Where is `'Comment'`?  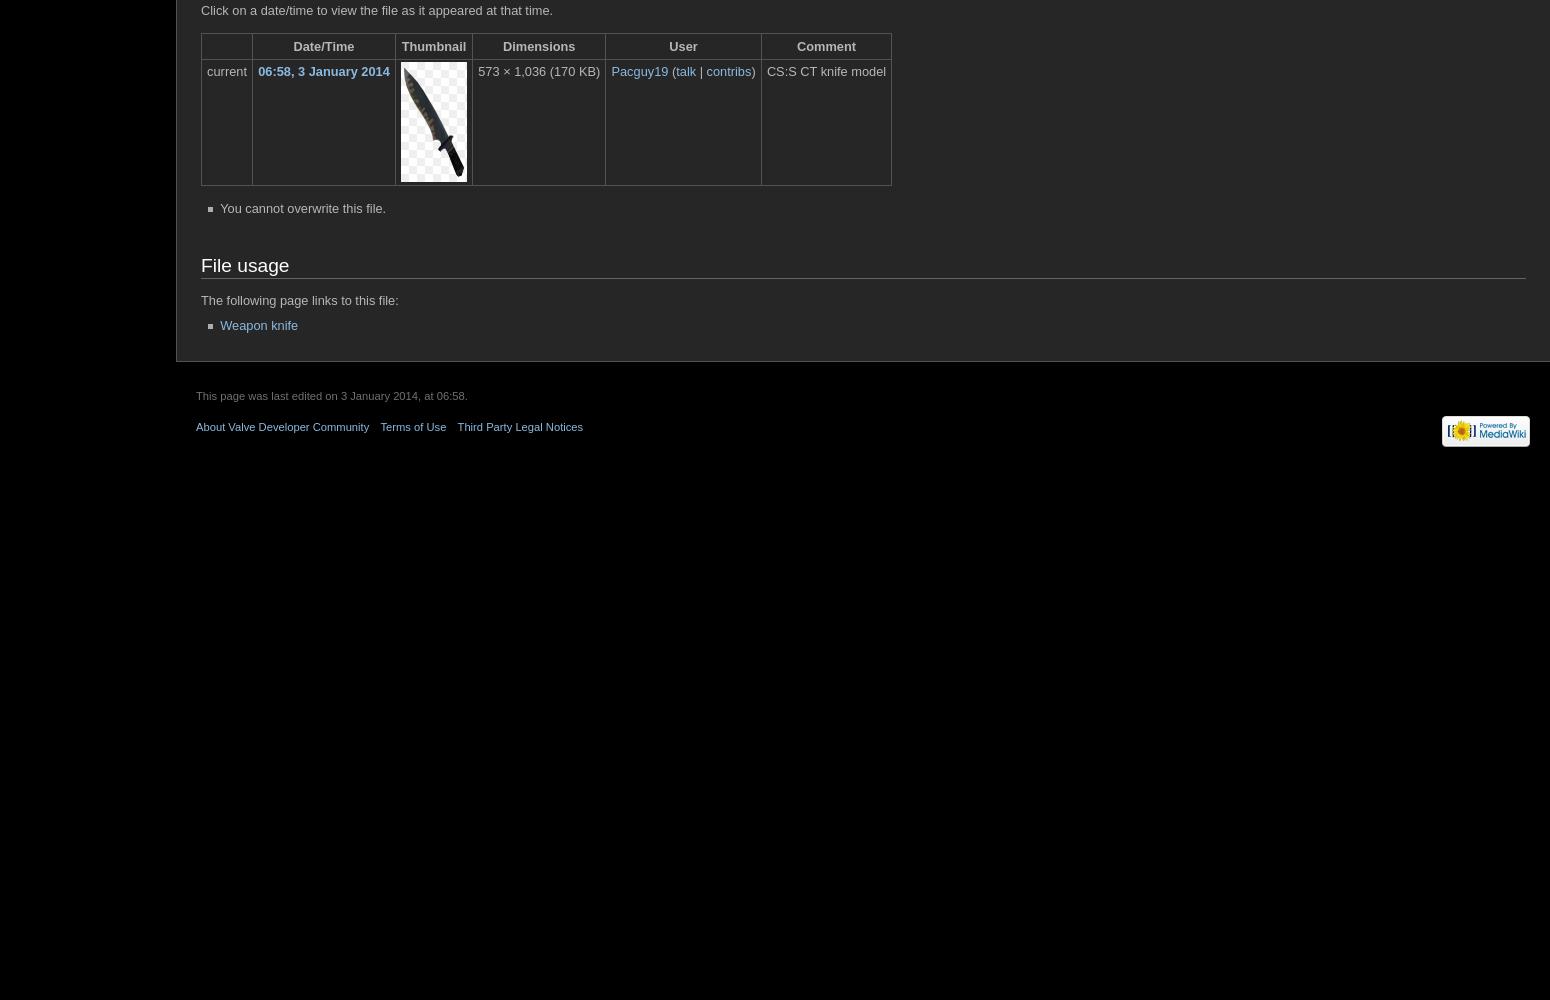 'Comment' is located at coordinates (824, 45).